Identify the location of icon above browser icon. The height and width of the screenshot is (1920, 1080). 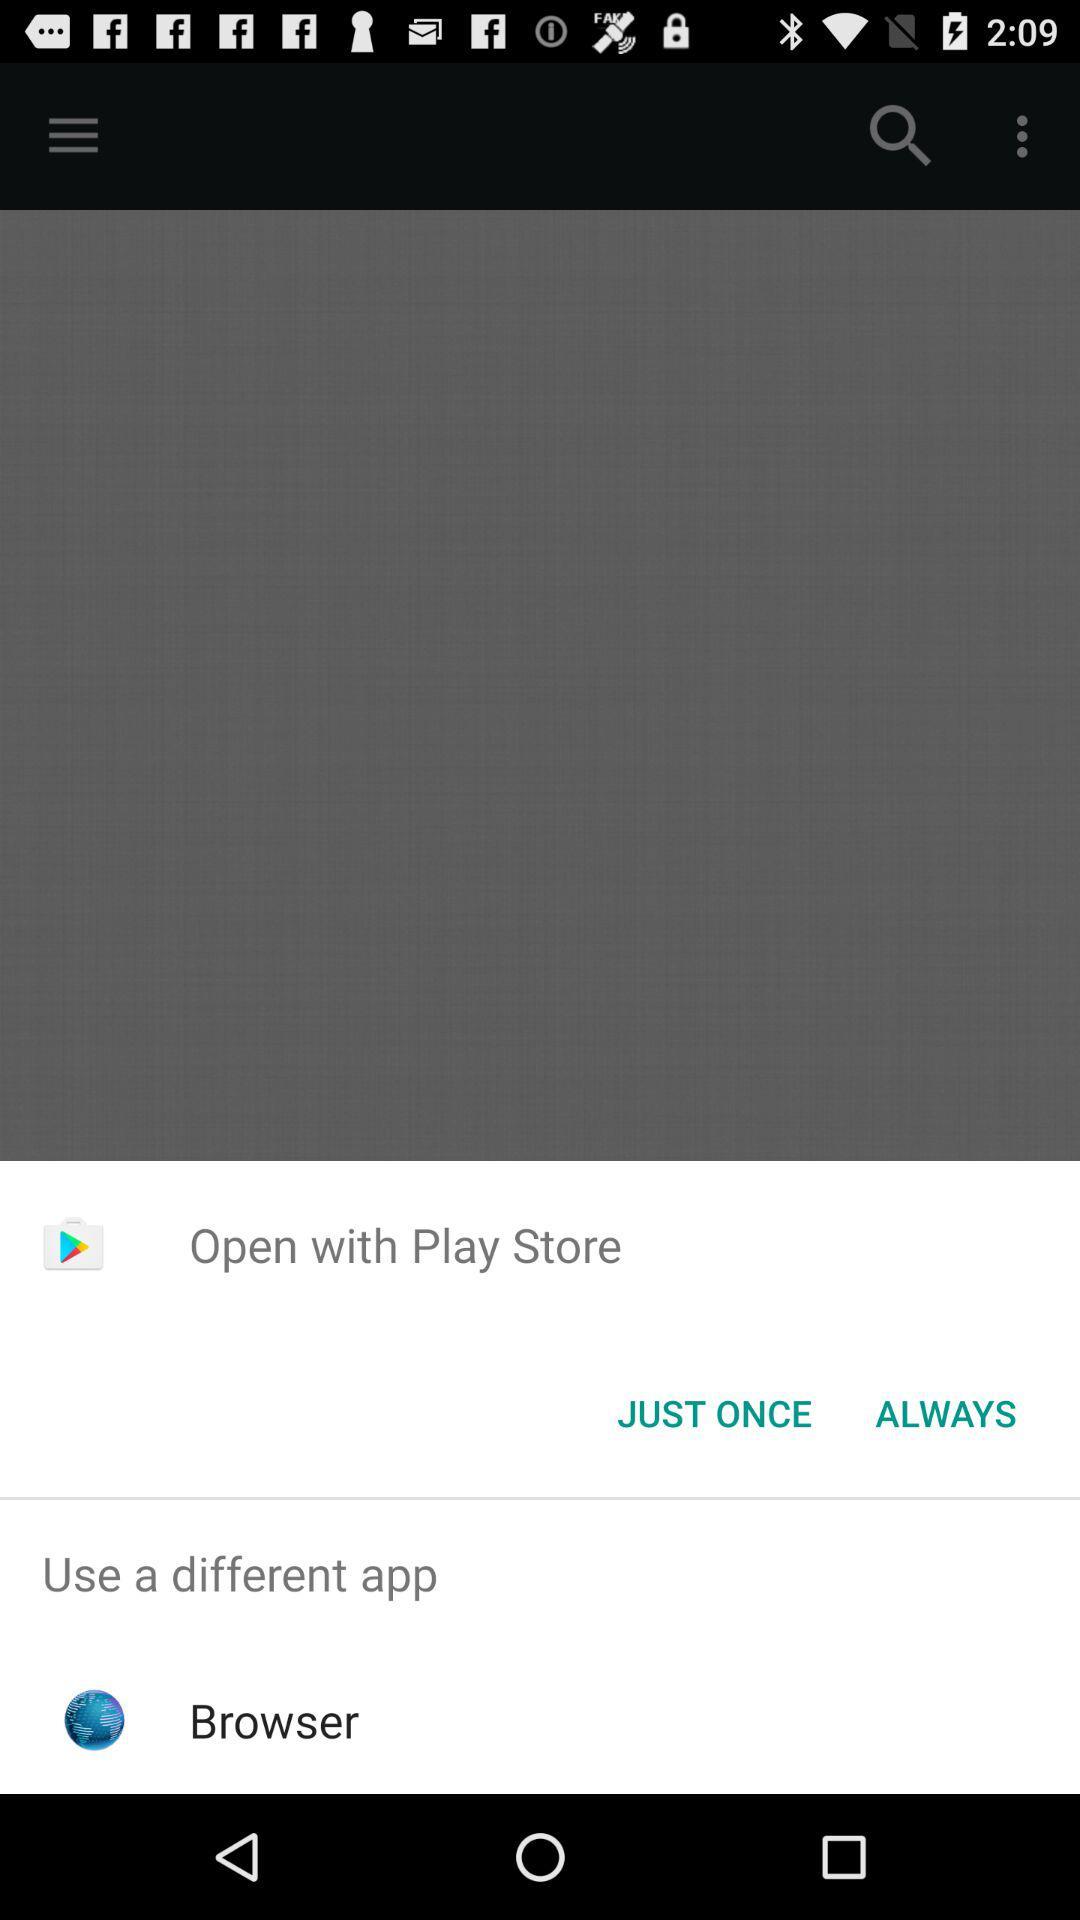
(540, 1572).